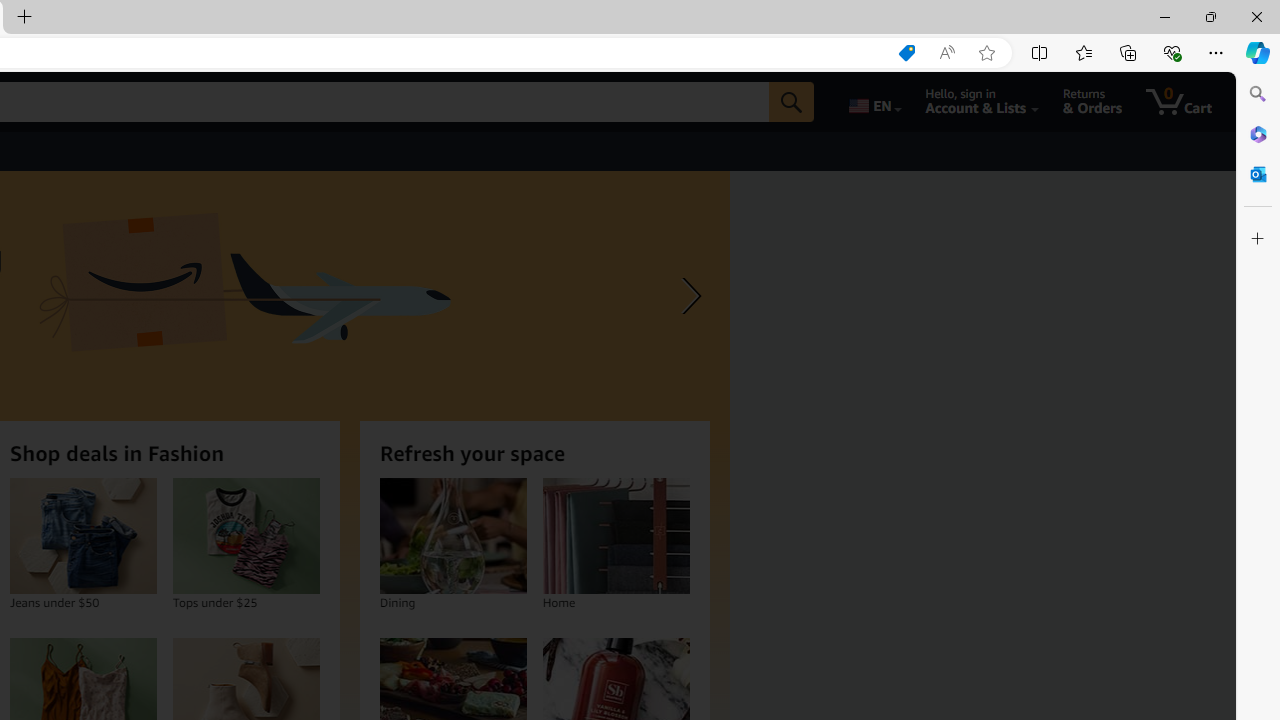 The height and width of the screenshot is (720, 1280). I want to click on 'Customize', so click(1257, 238).